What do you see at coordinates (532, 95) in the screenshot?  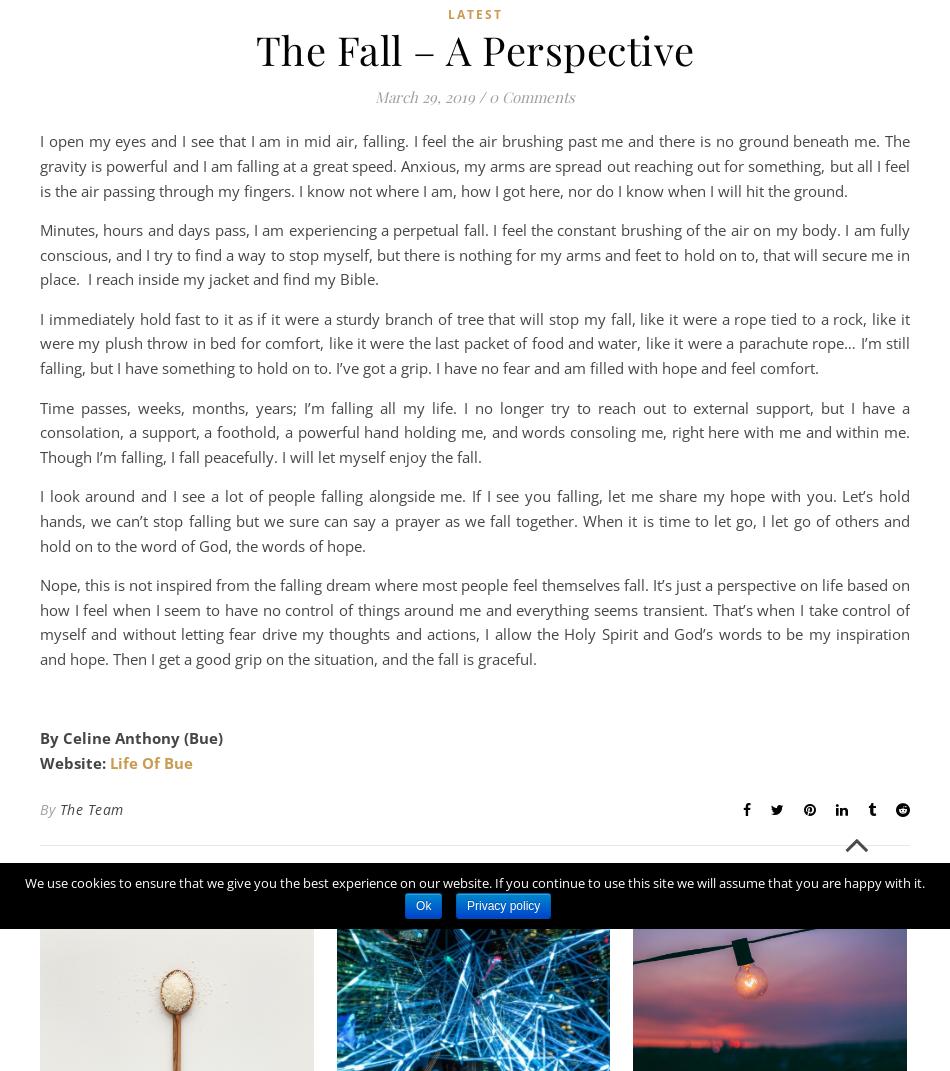 I see `'0 Comments'` at bounding box center [532, 95].